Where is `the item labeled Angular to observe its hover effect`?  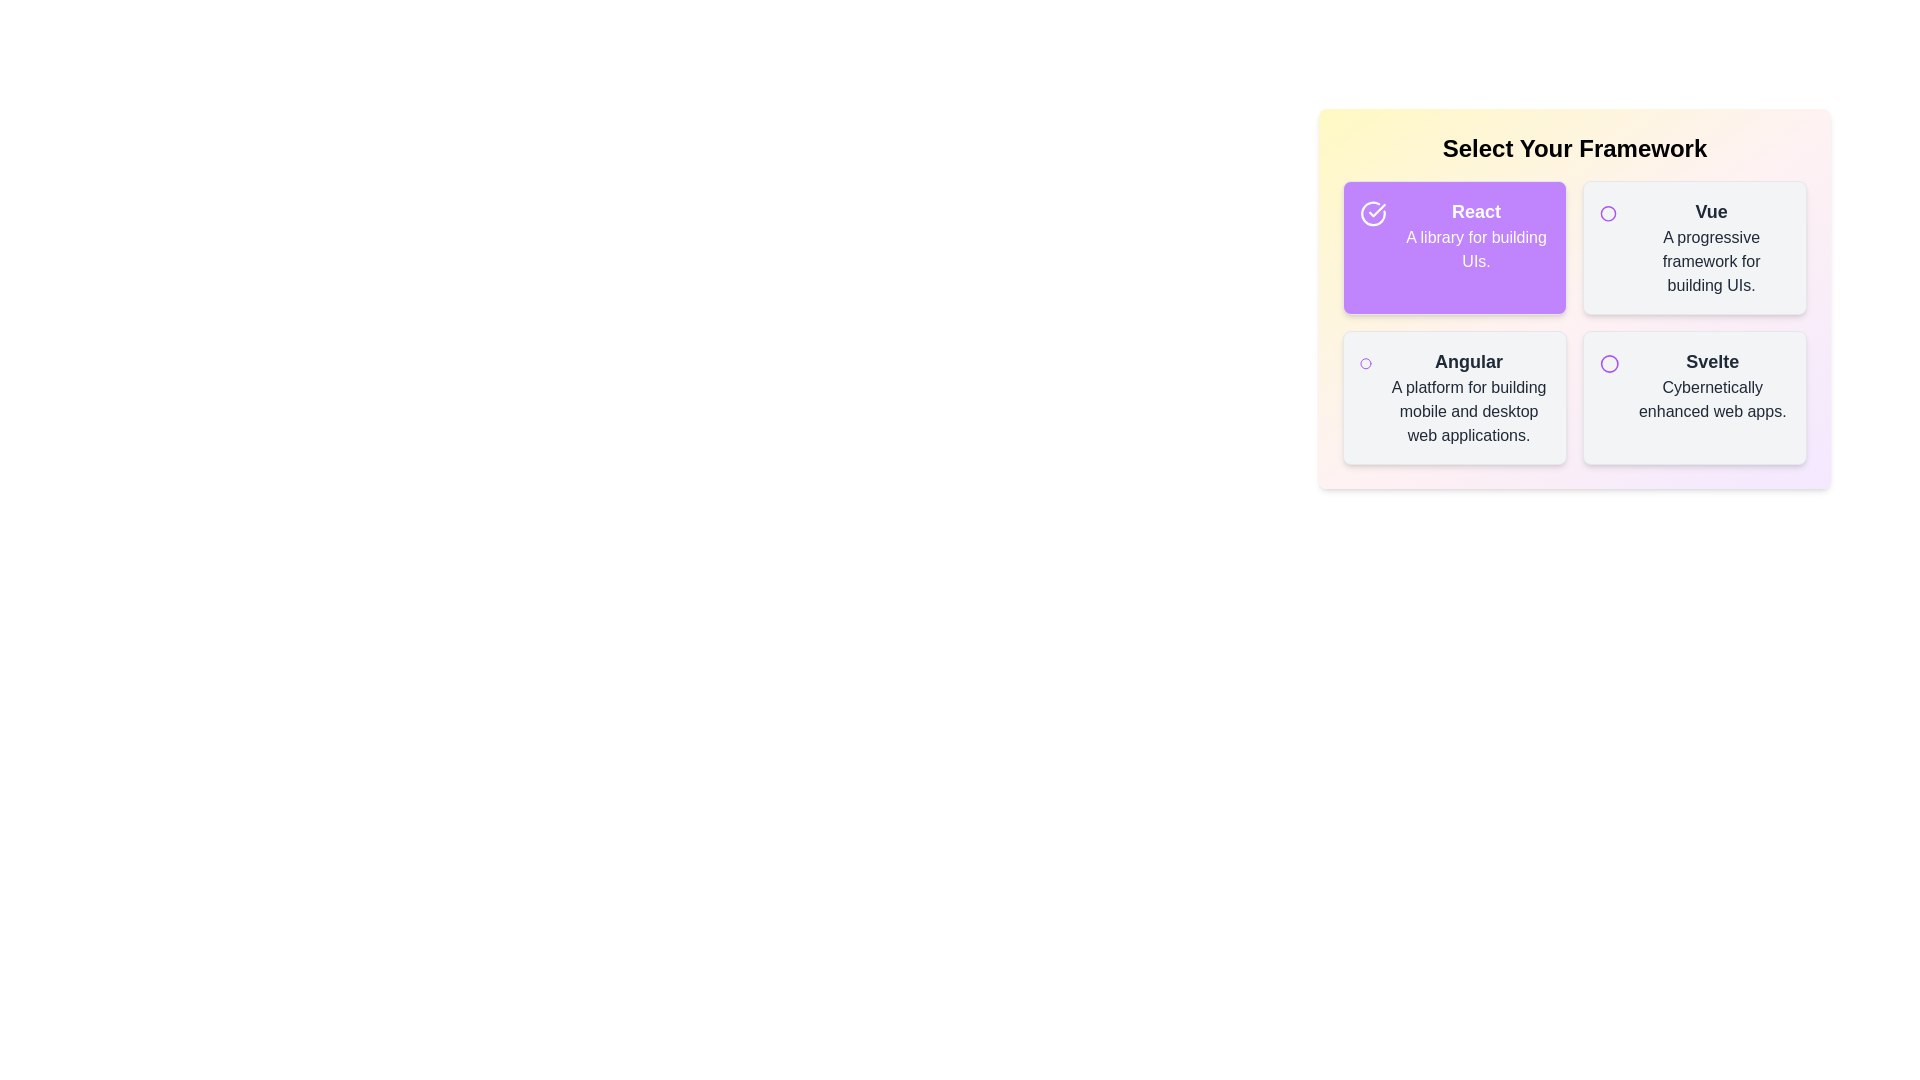
the item labeled Angular to observe its hover effect is located at coordinates (1454, 397).